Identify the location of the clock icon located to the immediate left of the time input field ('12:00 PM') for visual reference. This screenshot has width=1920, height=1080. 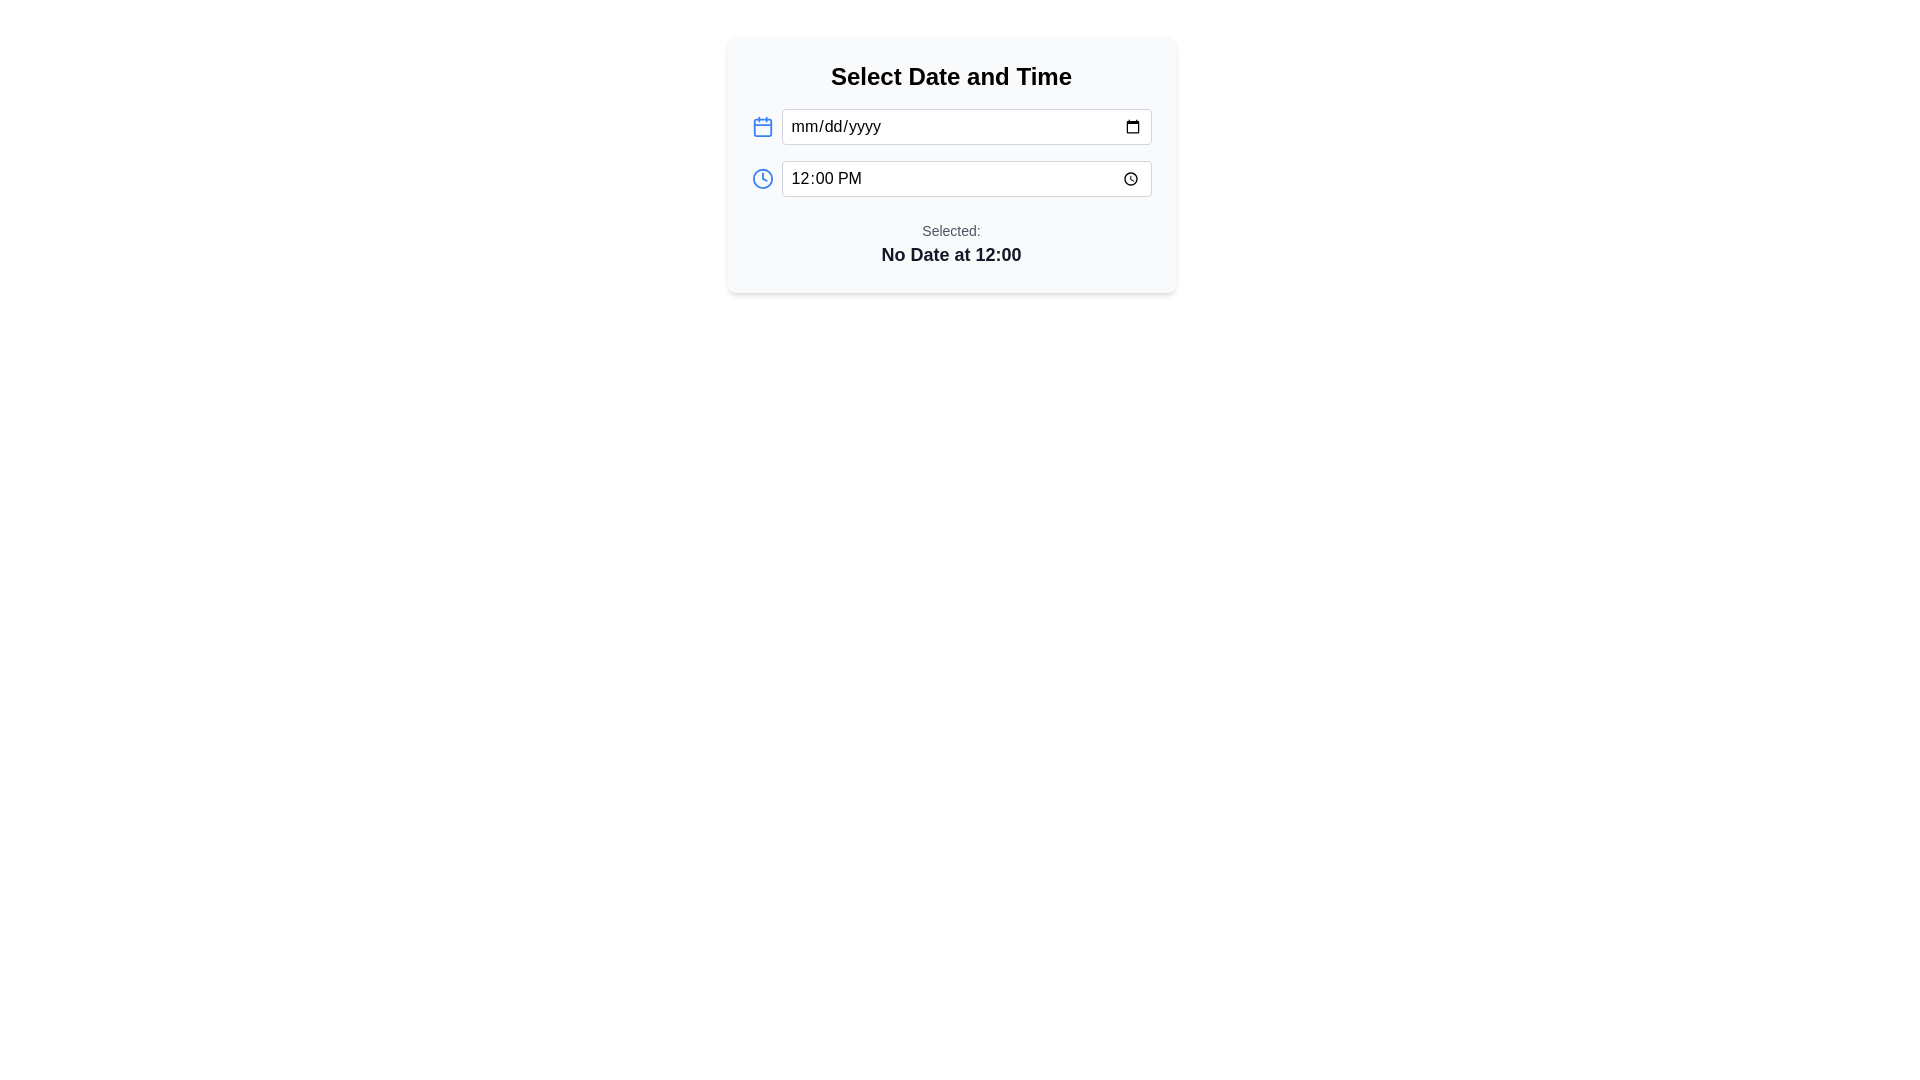
(761, 177).